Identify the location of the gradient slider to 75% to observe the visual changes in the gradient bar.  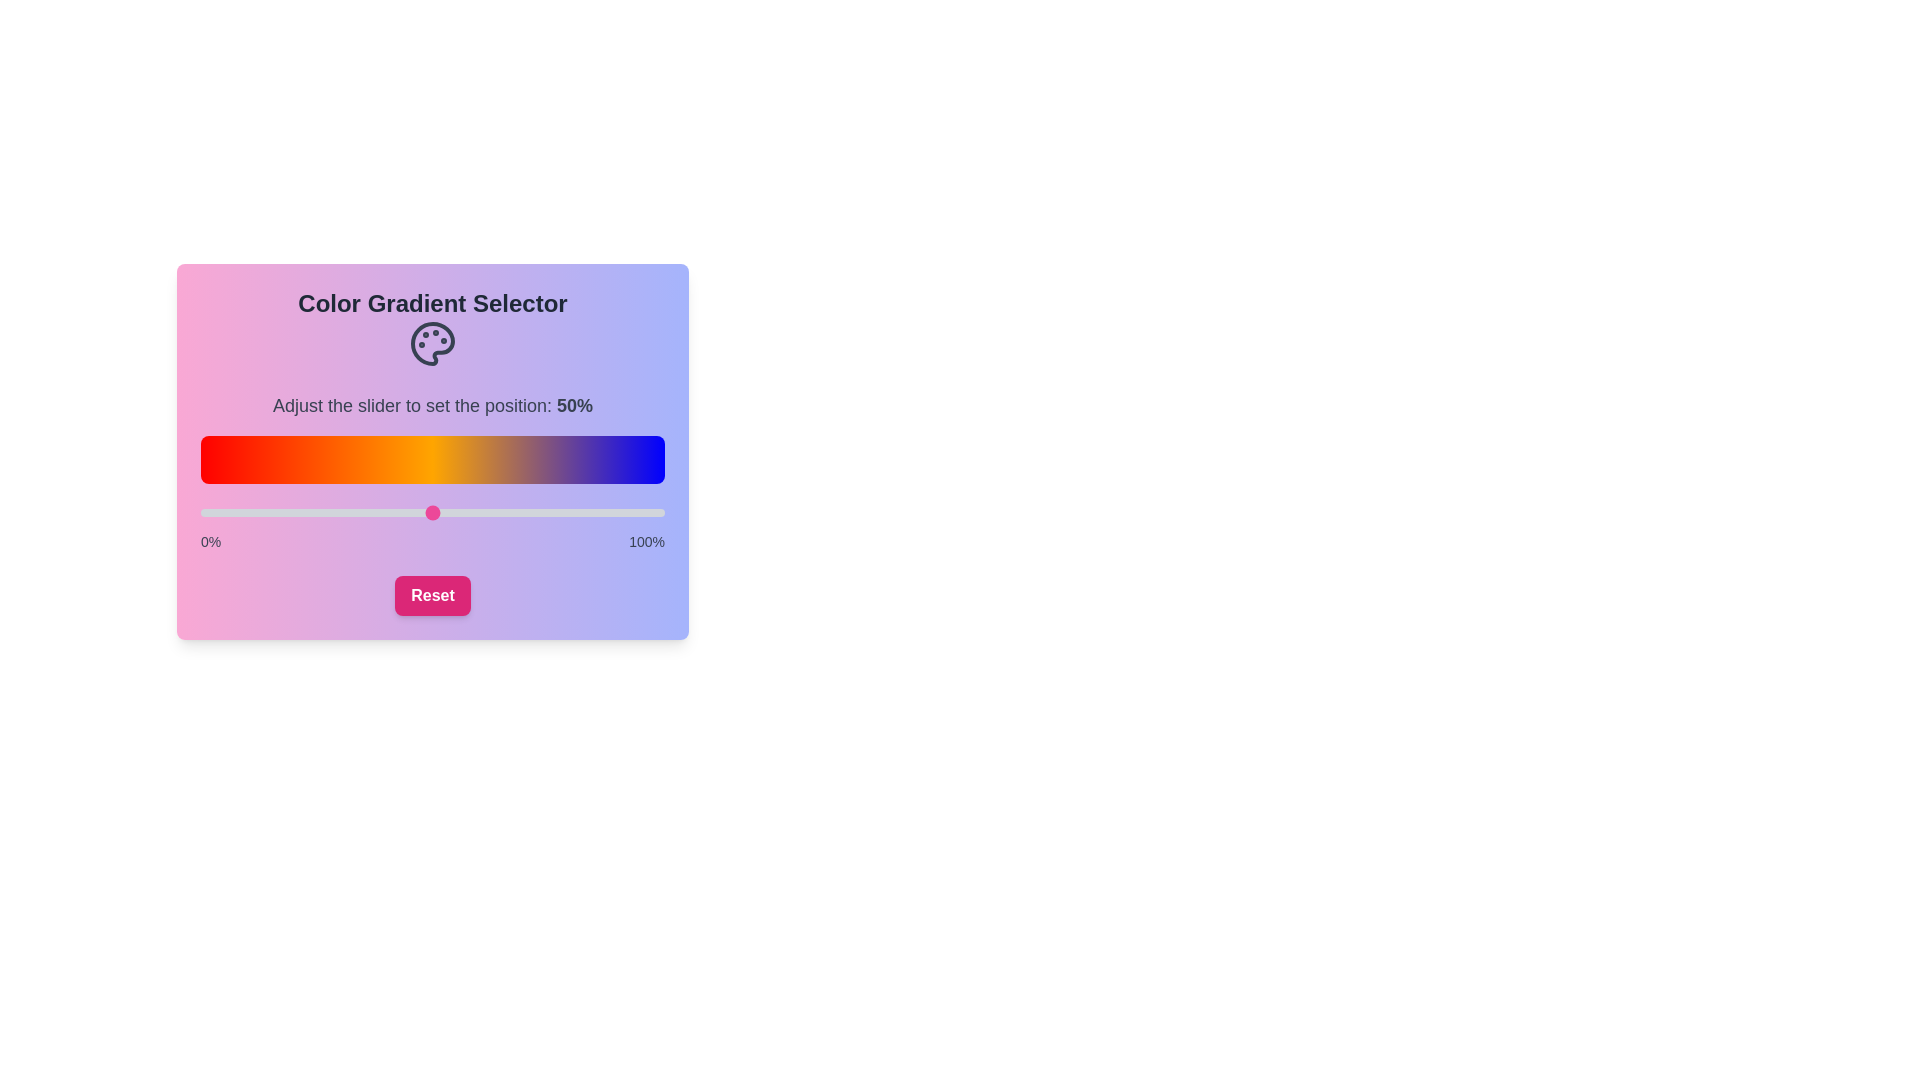
(548, 512).